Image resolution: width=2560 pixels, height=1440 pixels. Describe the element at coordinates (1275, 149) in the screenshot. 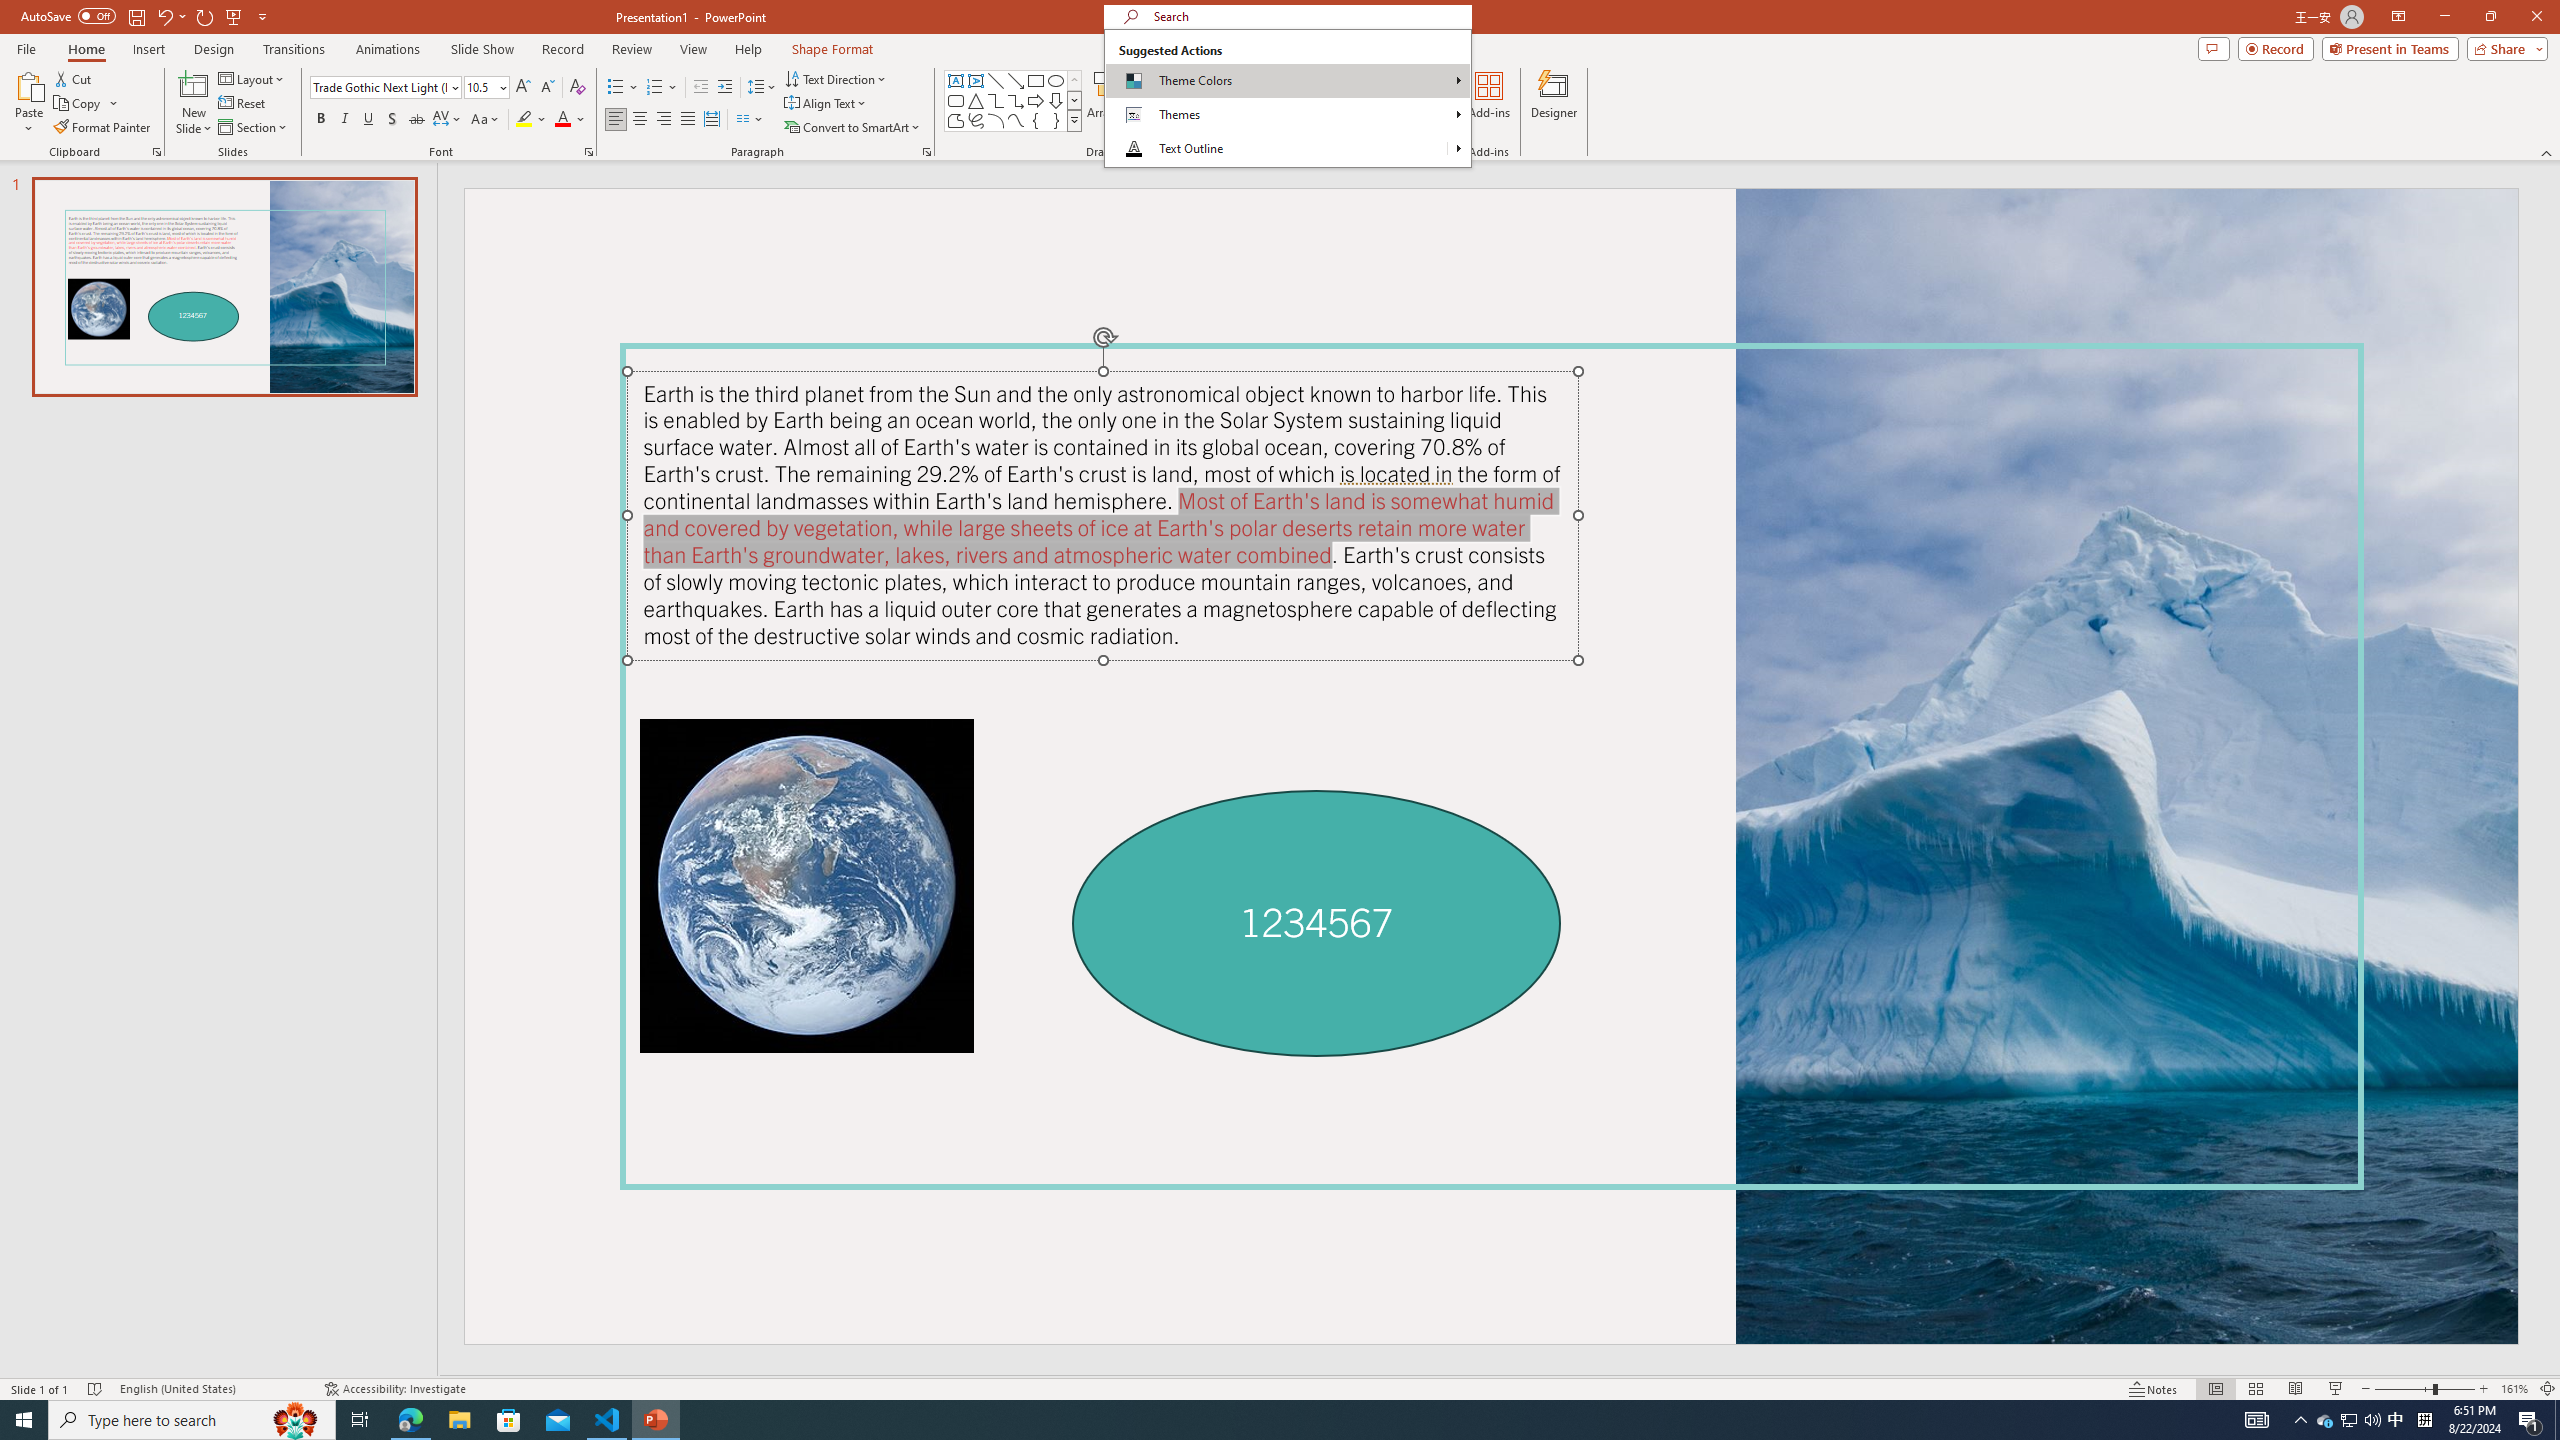

I see `'Text Outline'` at that location.